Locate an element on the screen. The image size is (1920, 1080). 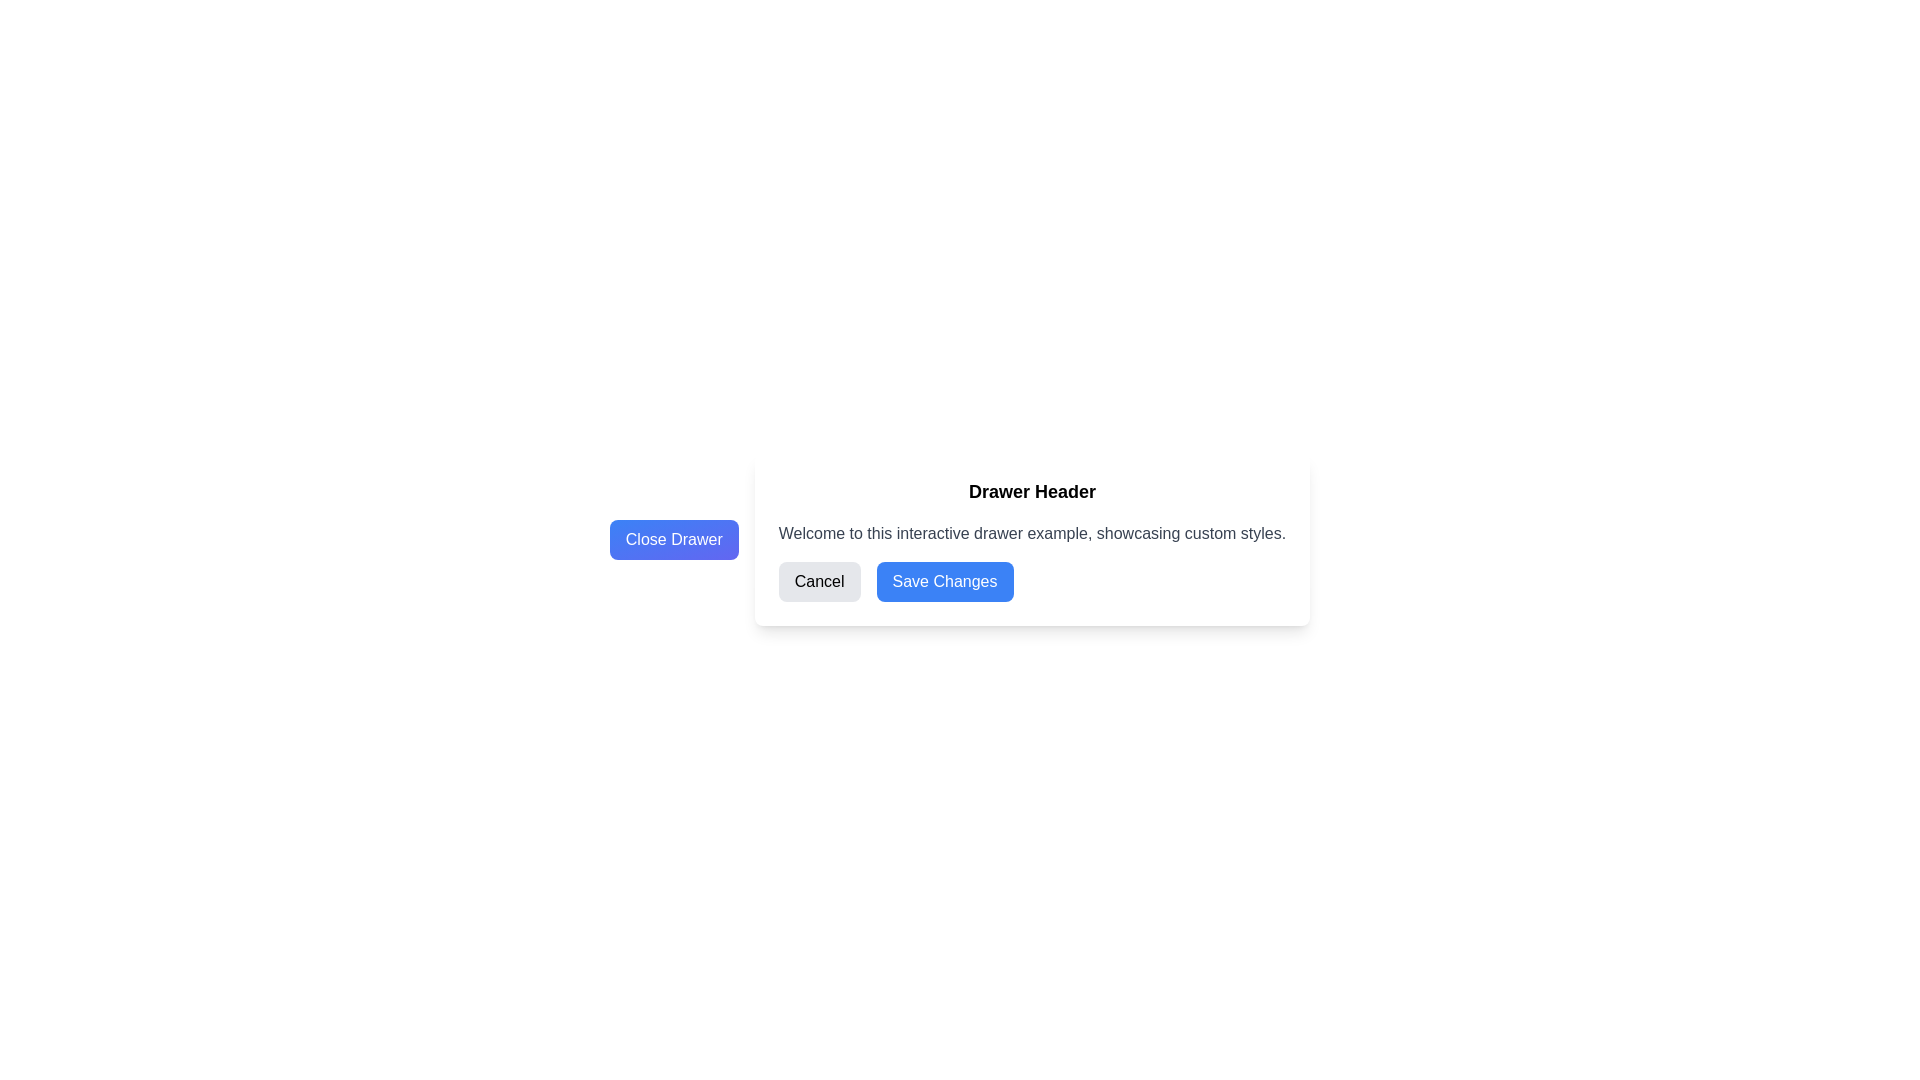
the Text Label located below the bold header 'Drawer Header', which provides instructional information about the drawer interface is located at coordinates (1032, 532).